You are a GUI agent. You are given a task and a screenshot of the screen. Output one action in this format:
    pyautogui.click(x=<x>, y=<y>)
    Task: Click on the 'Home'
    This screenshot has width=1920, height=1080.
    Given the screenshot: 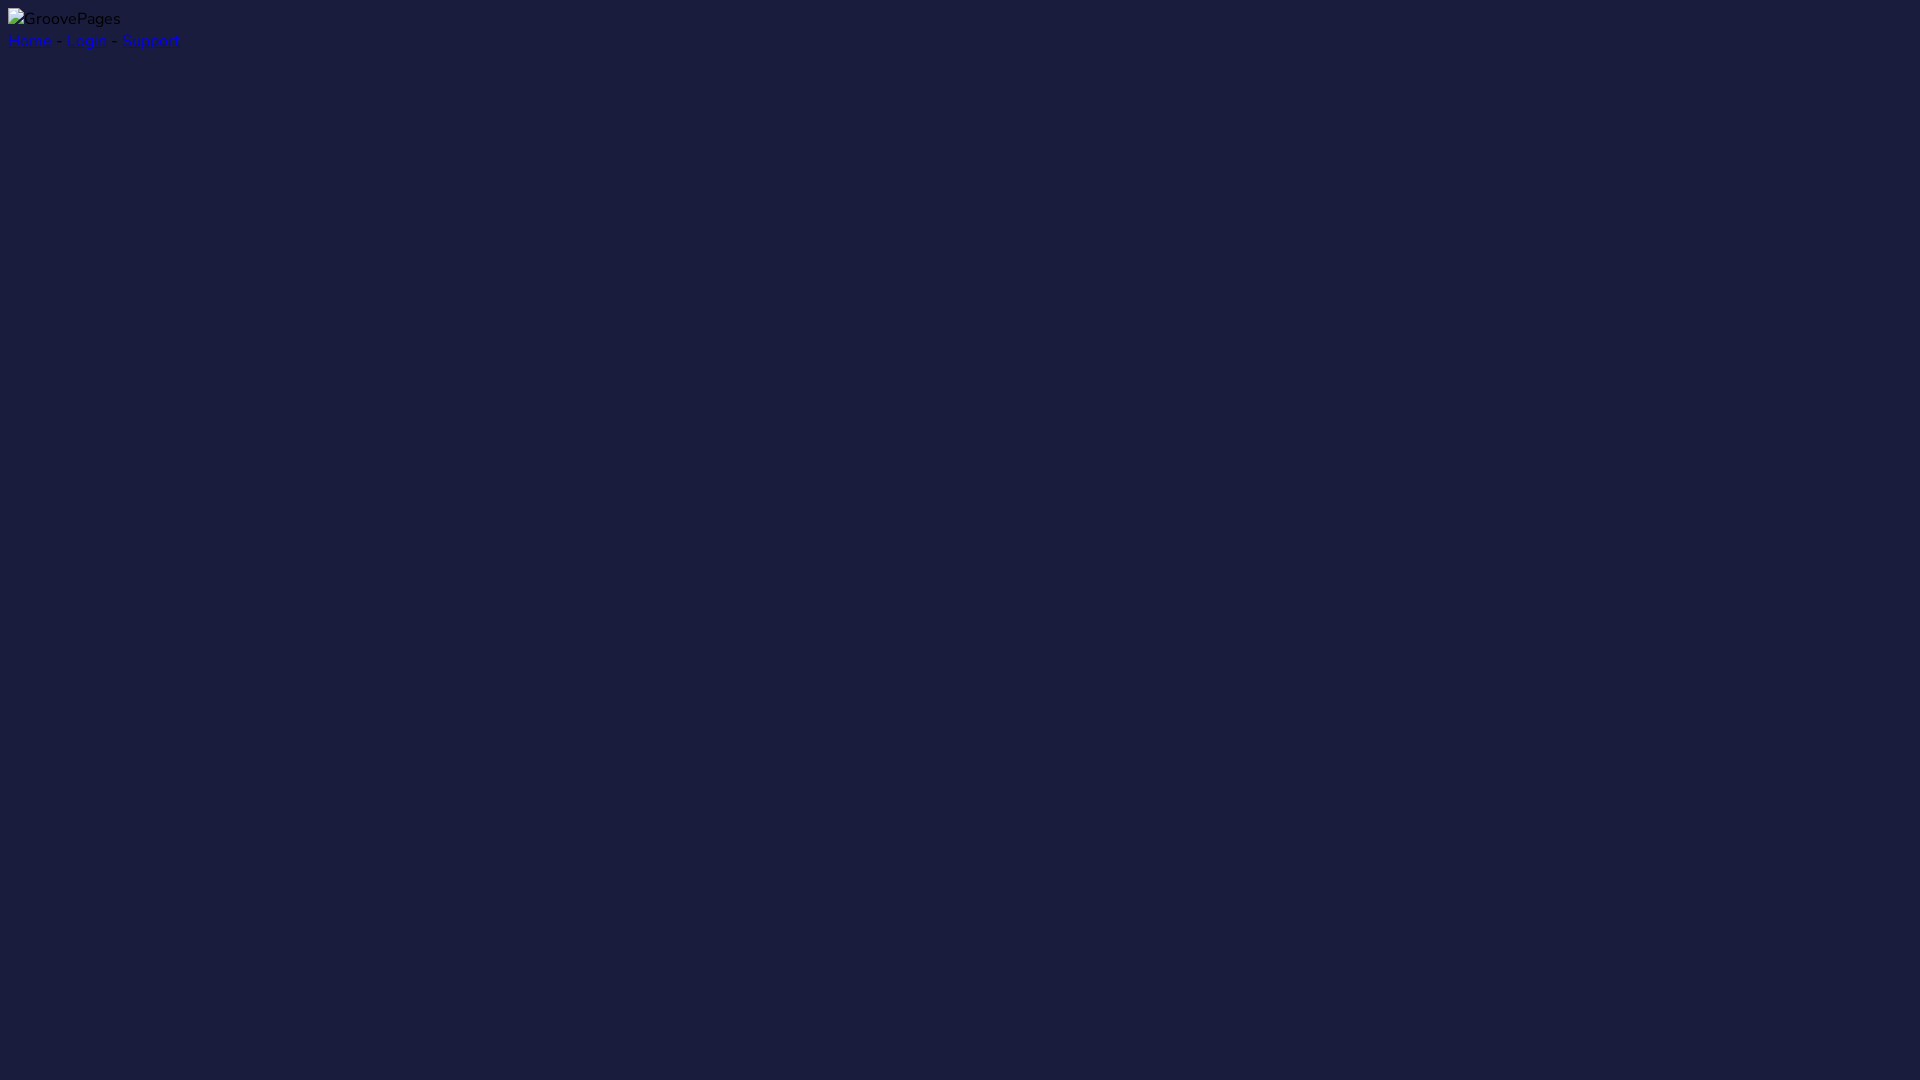 What is the action you would take?
    pyautogui.click(x=29, y=41)
    